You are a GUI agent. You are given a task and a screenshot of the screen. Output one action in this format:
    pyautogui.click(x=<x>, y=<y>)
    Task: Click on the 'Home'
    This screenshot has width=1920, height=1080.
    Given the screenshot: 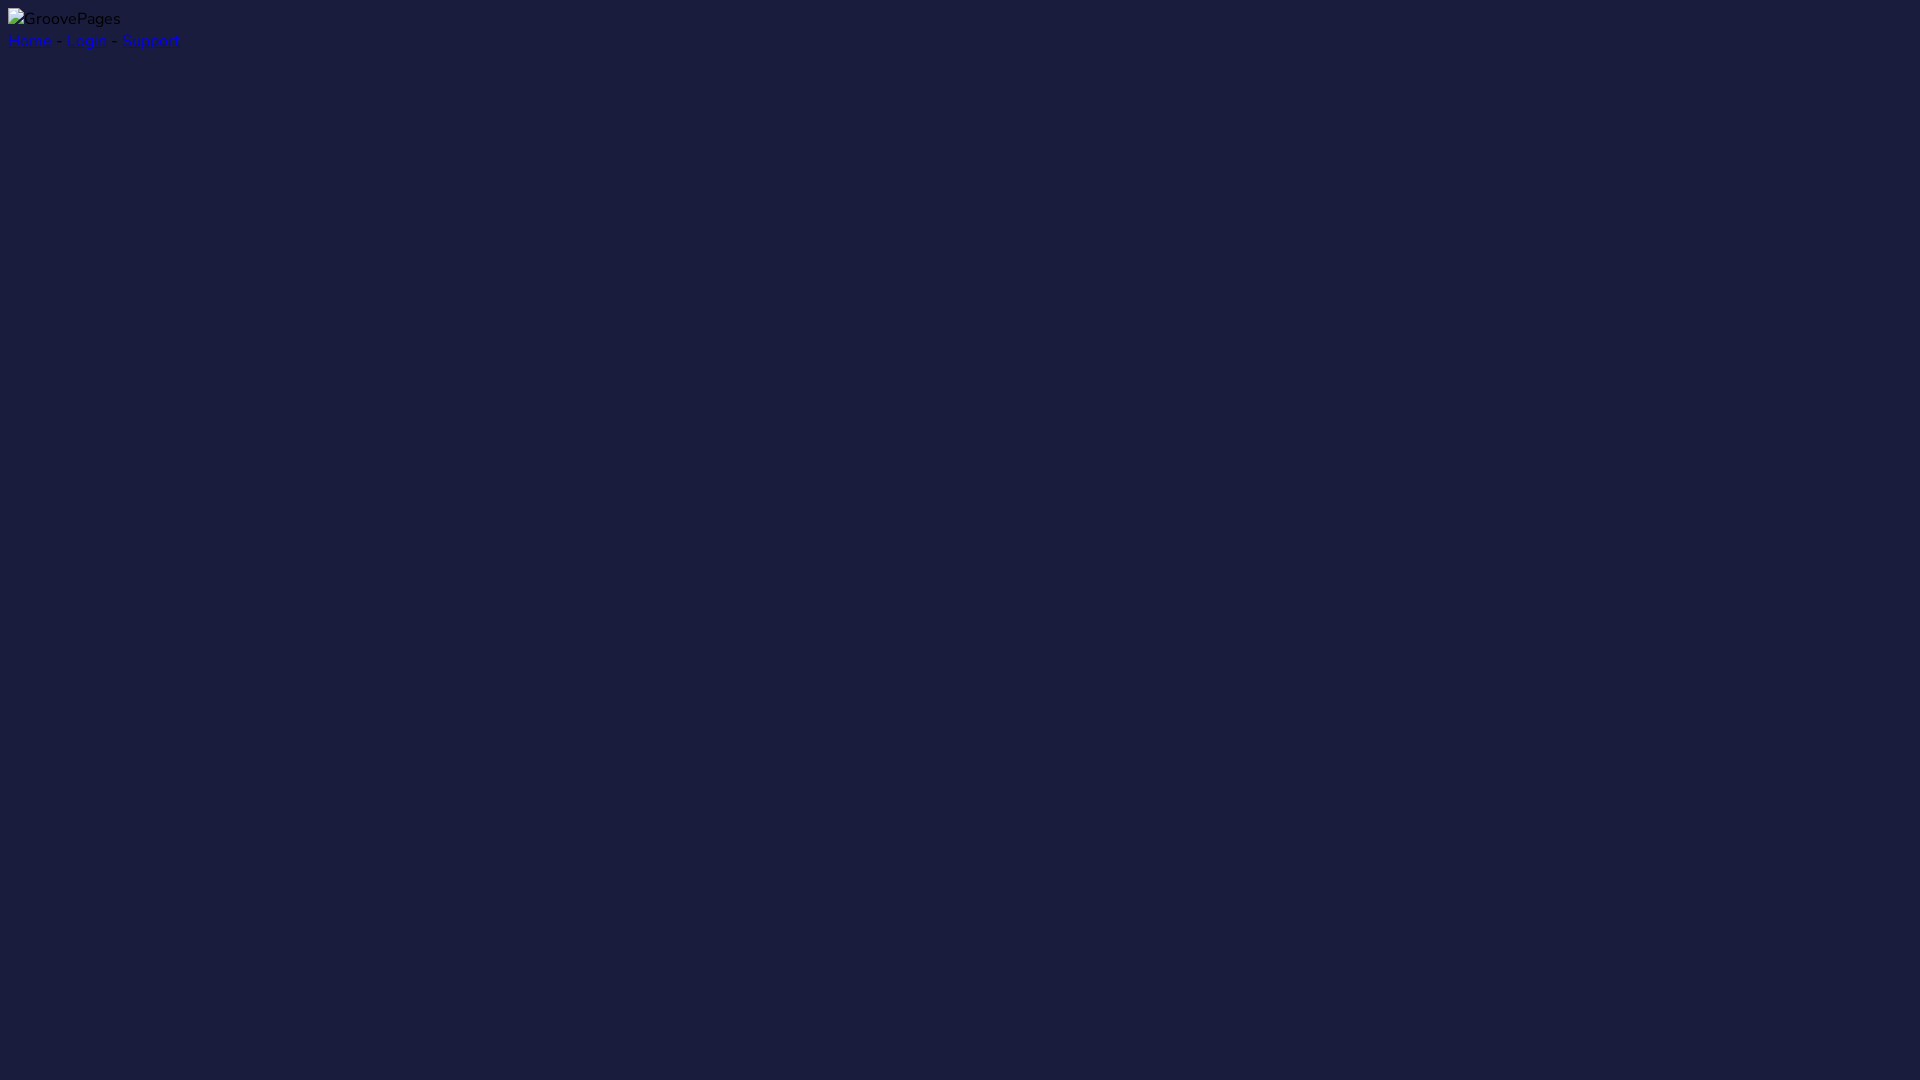 What is the action you would take?
    pyautogui.click(x=29, y=41)
    